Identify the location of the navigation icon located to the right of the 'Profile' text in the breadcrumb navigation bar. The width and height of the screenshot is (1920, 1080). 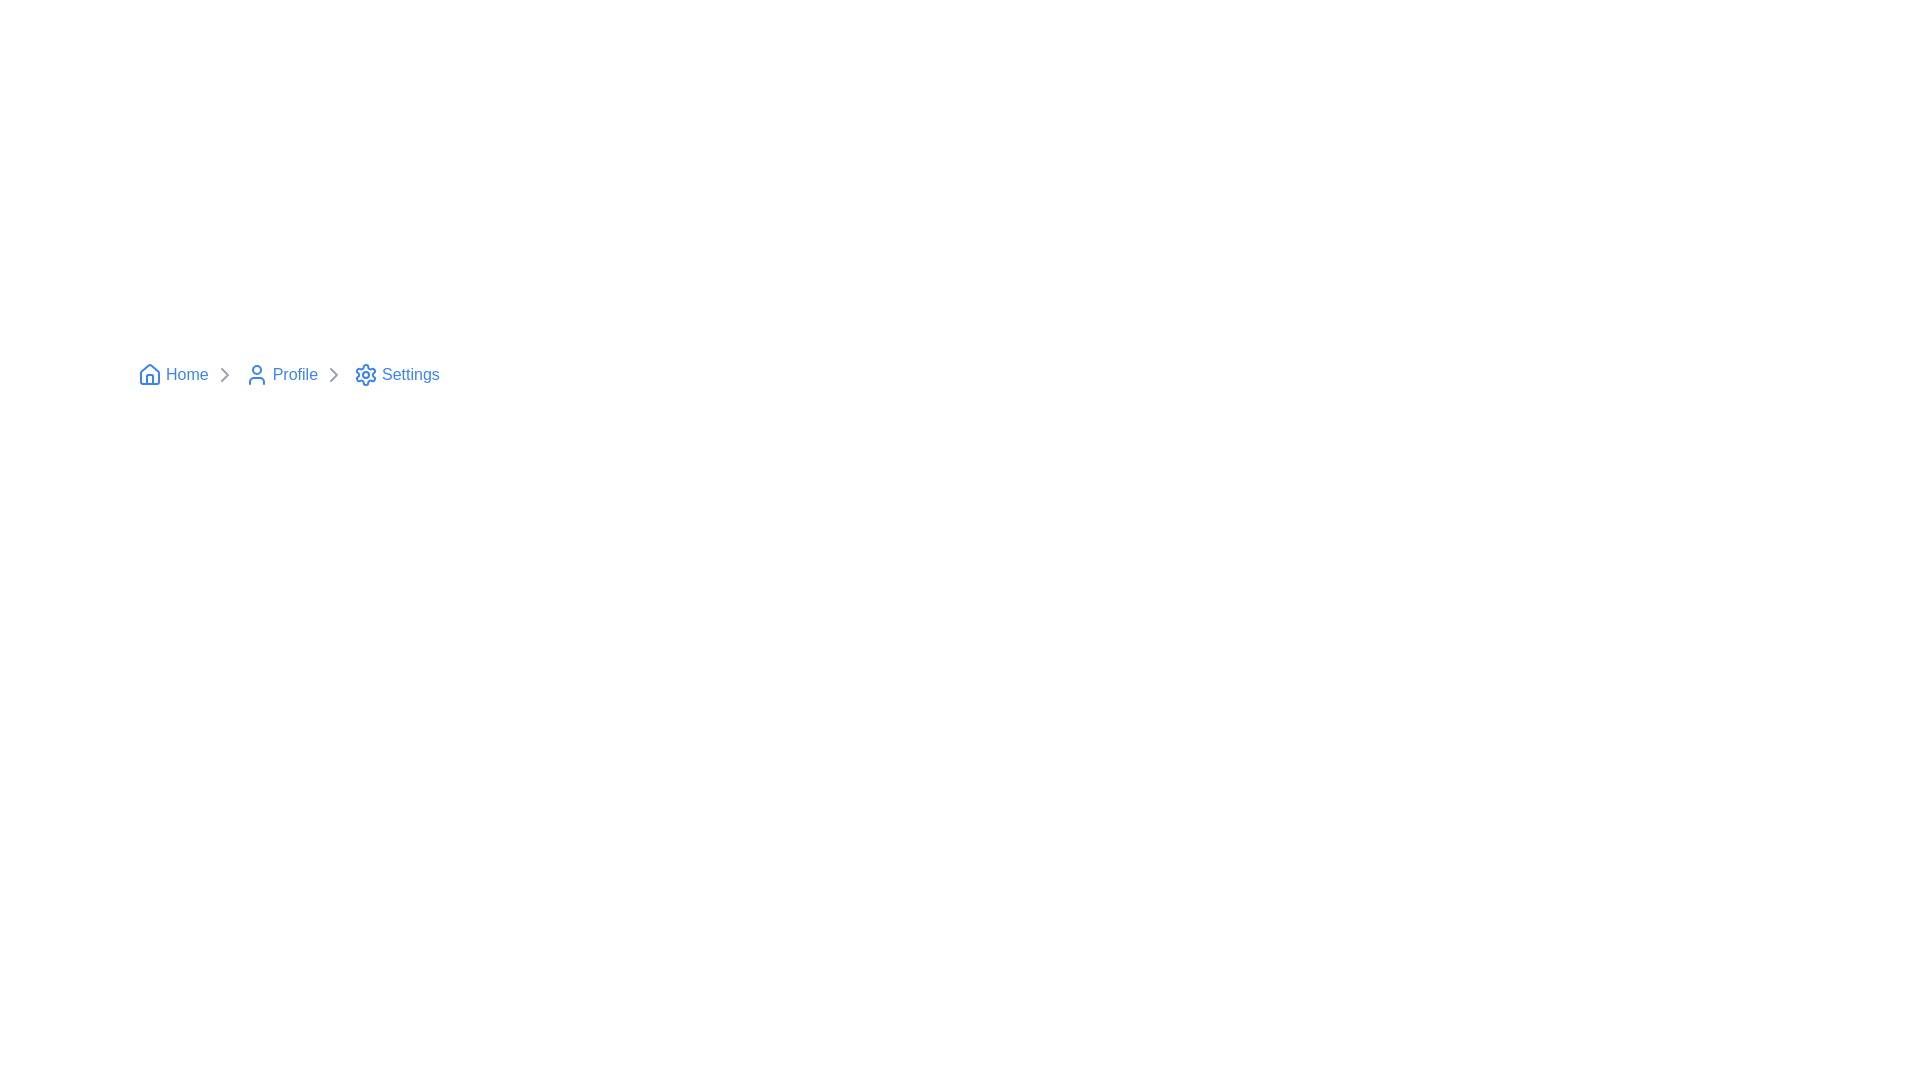
(334, 374).